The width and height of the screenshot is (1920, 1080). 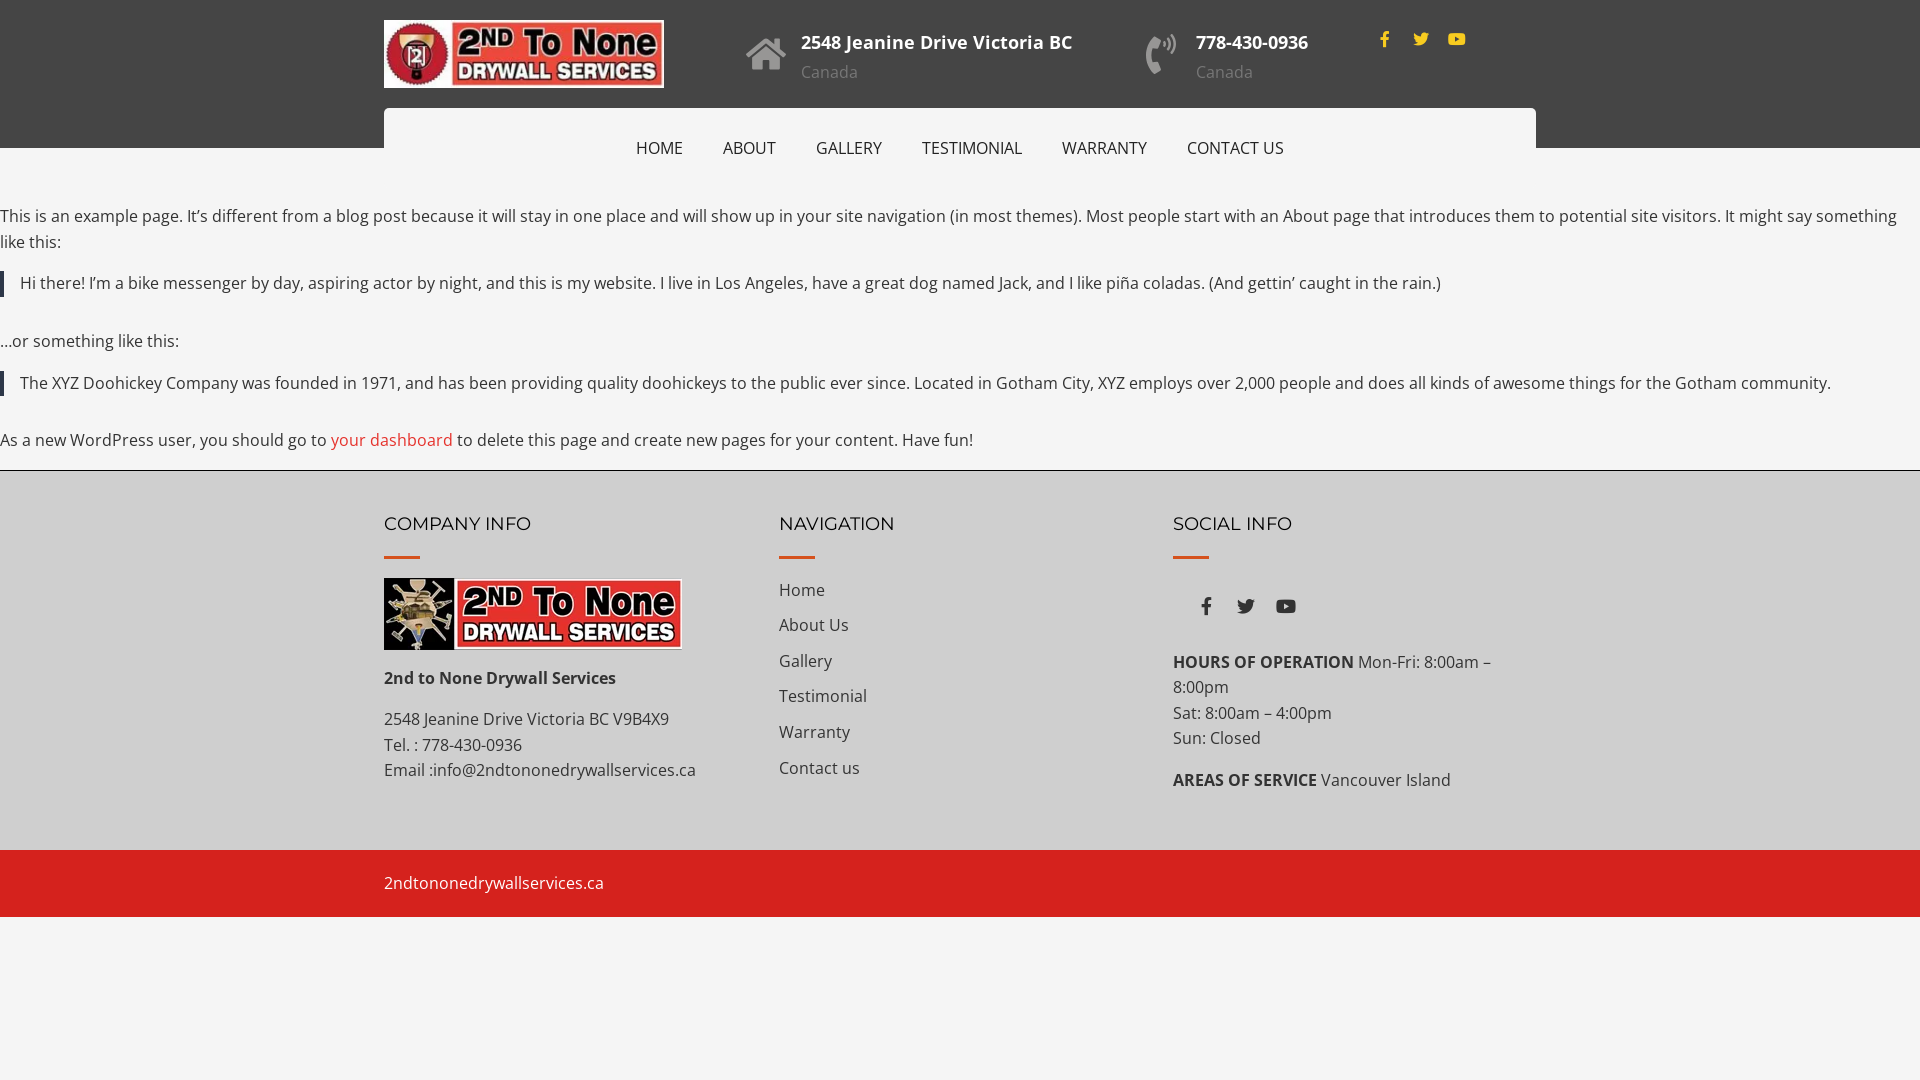 I want to click on 'your dashboard', so click(x=331, y=438).